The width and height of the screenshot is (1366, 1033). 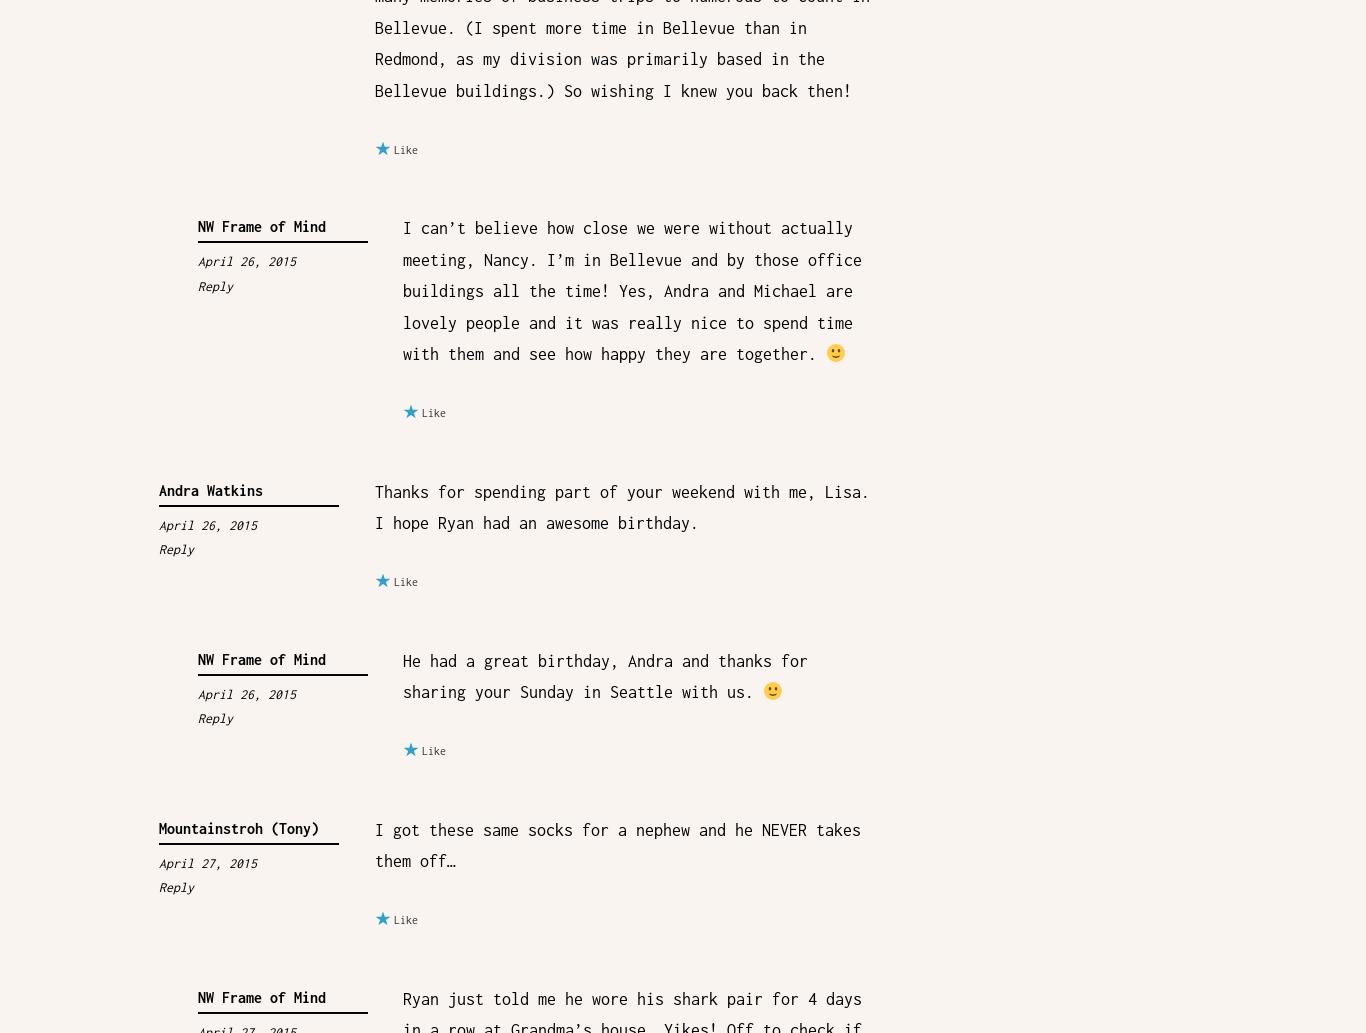 I want to click on 'Andra Watkins', so click(x=158, y=489).